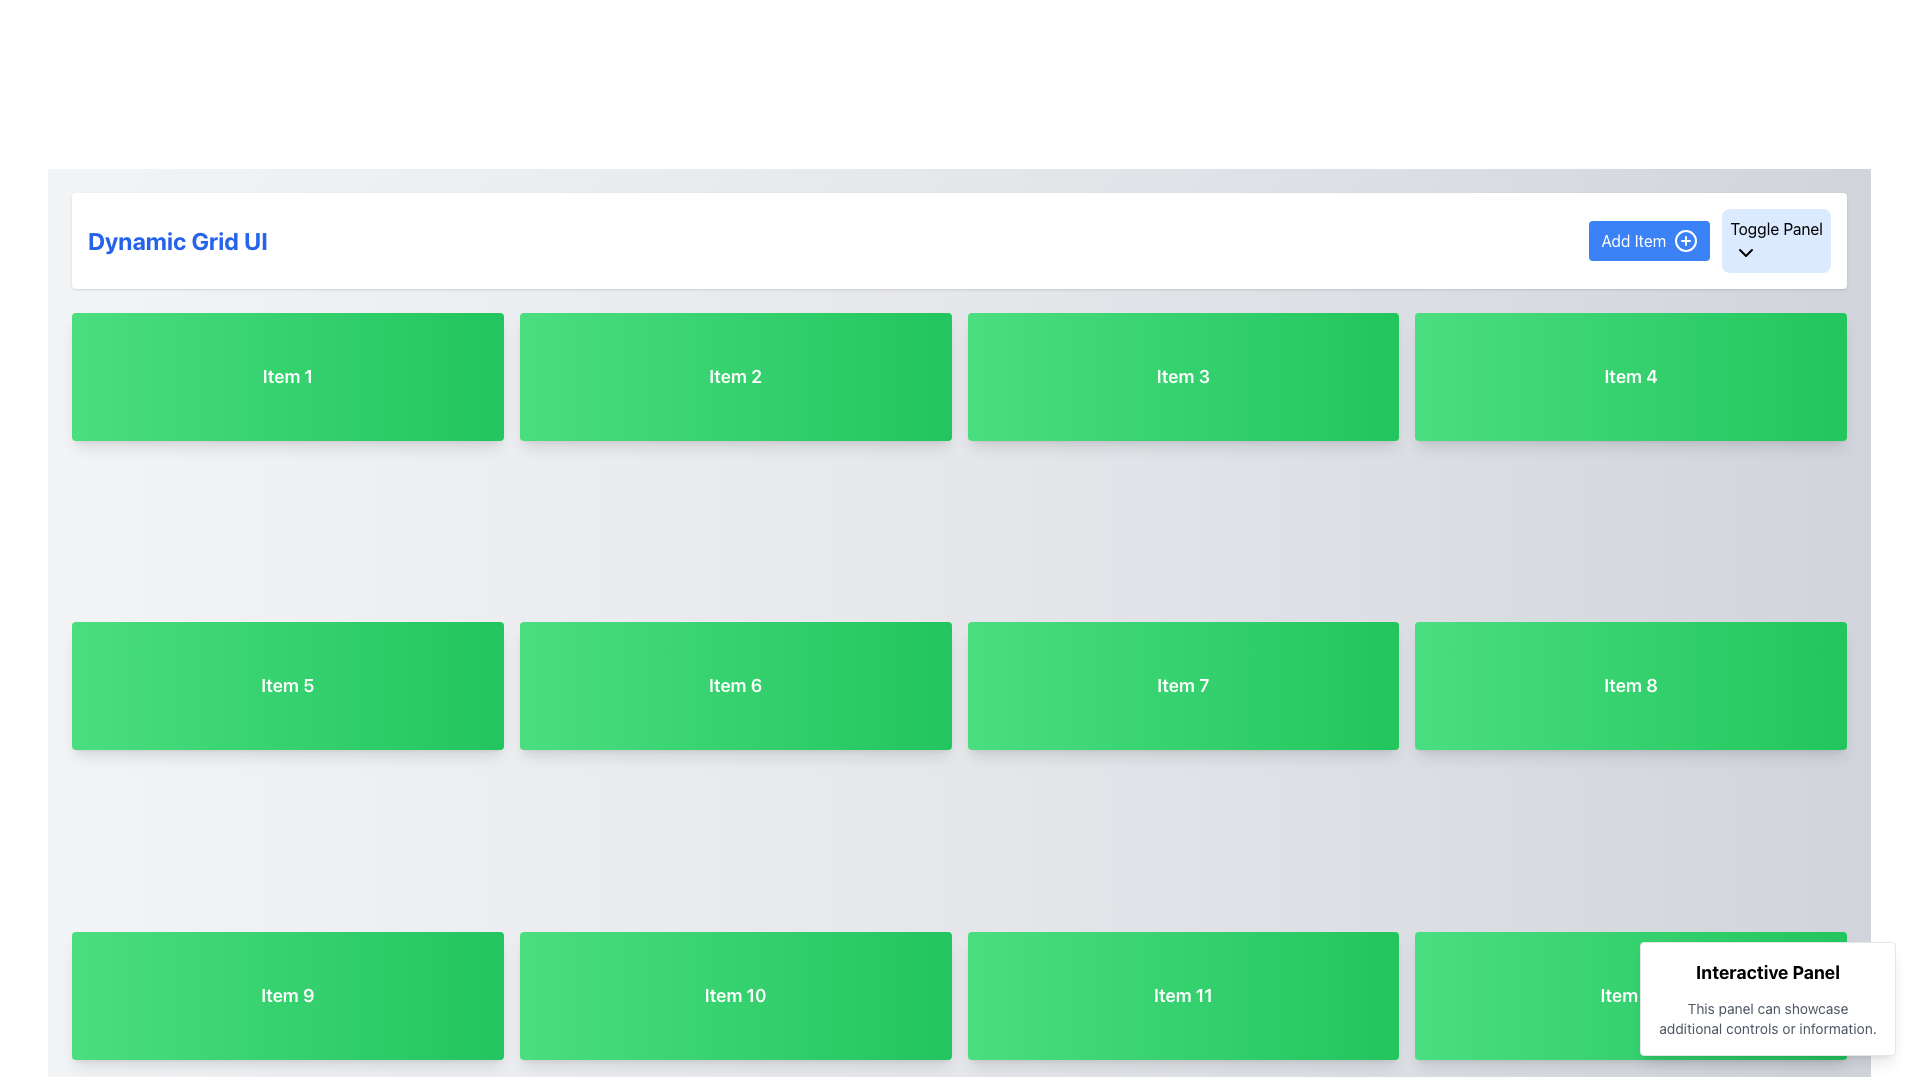  I want to click on the 'Interactive Panel' located at the bottom-right corner of the layout, which showcases additional controls or information, so click(1767, 999).